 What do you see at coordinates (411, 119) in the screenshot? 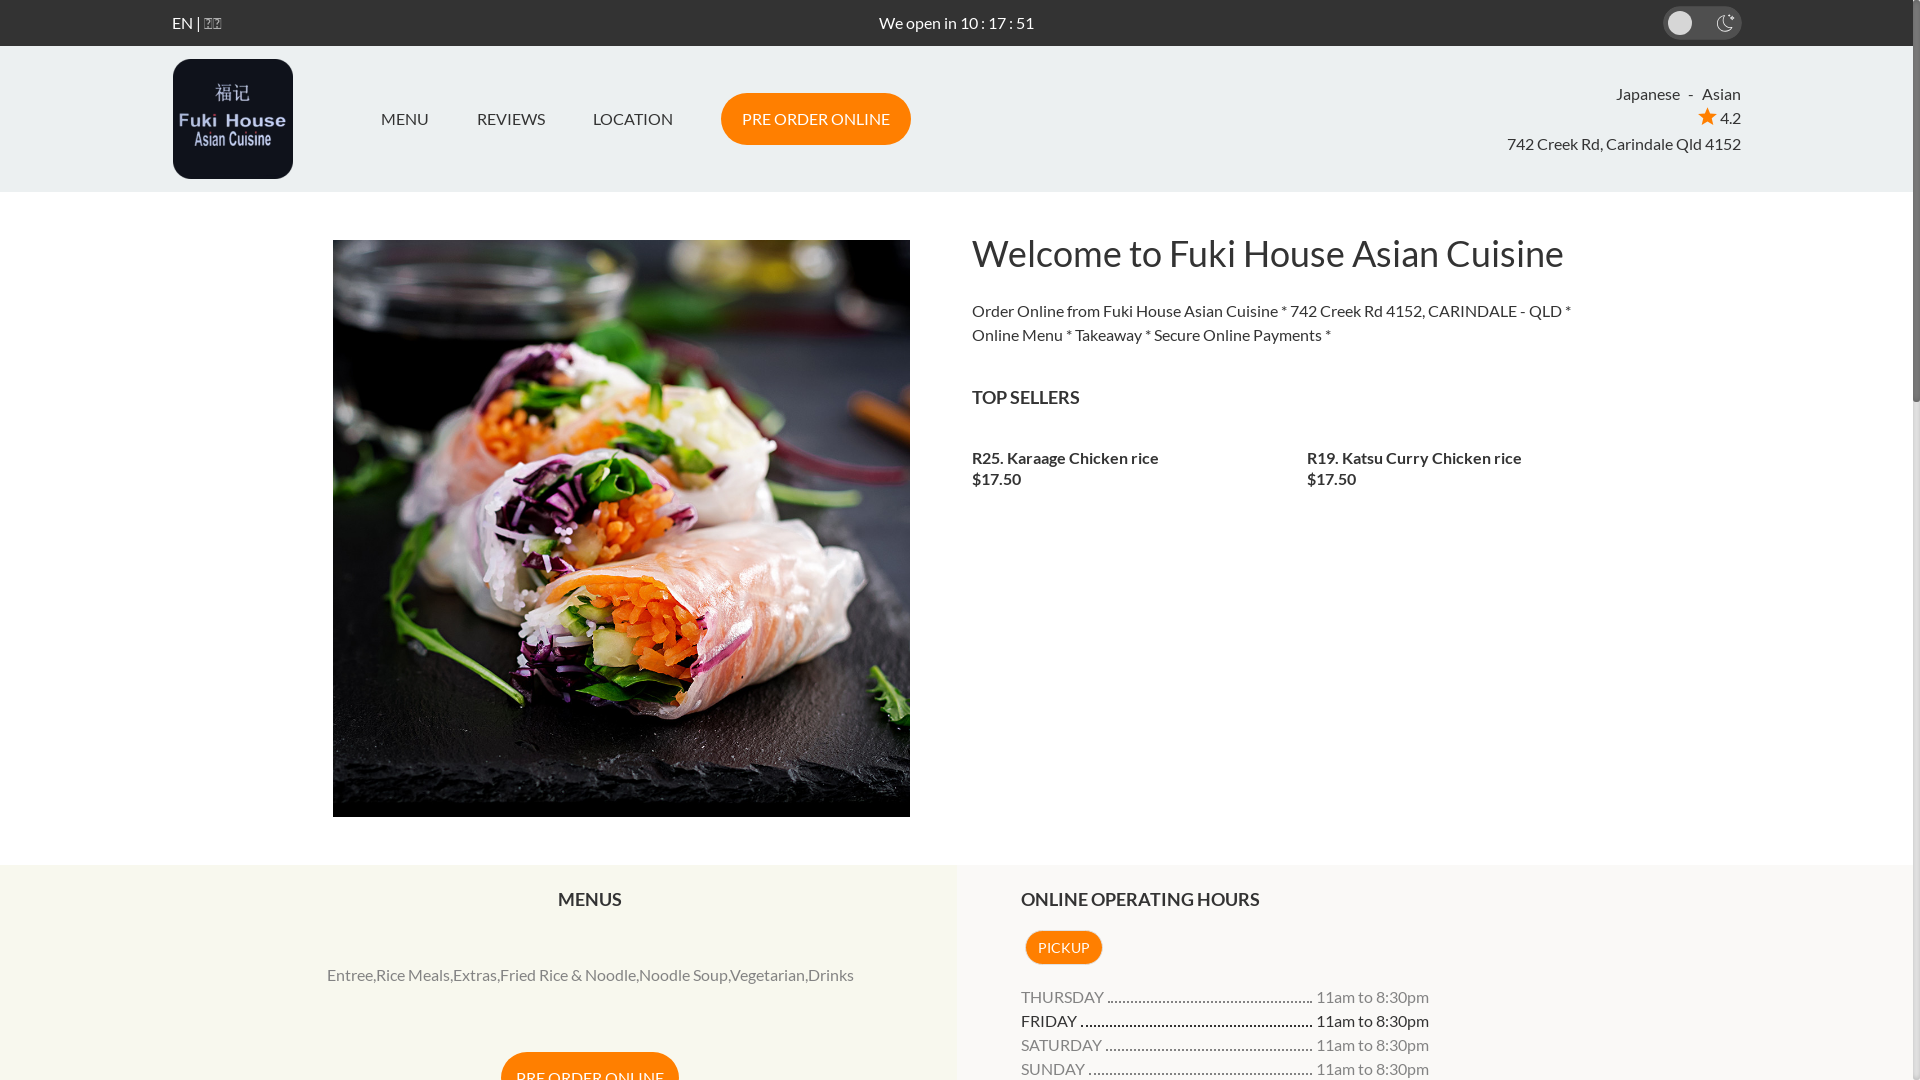
I see `'MENU'` at bounding box center [411, 119].